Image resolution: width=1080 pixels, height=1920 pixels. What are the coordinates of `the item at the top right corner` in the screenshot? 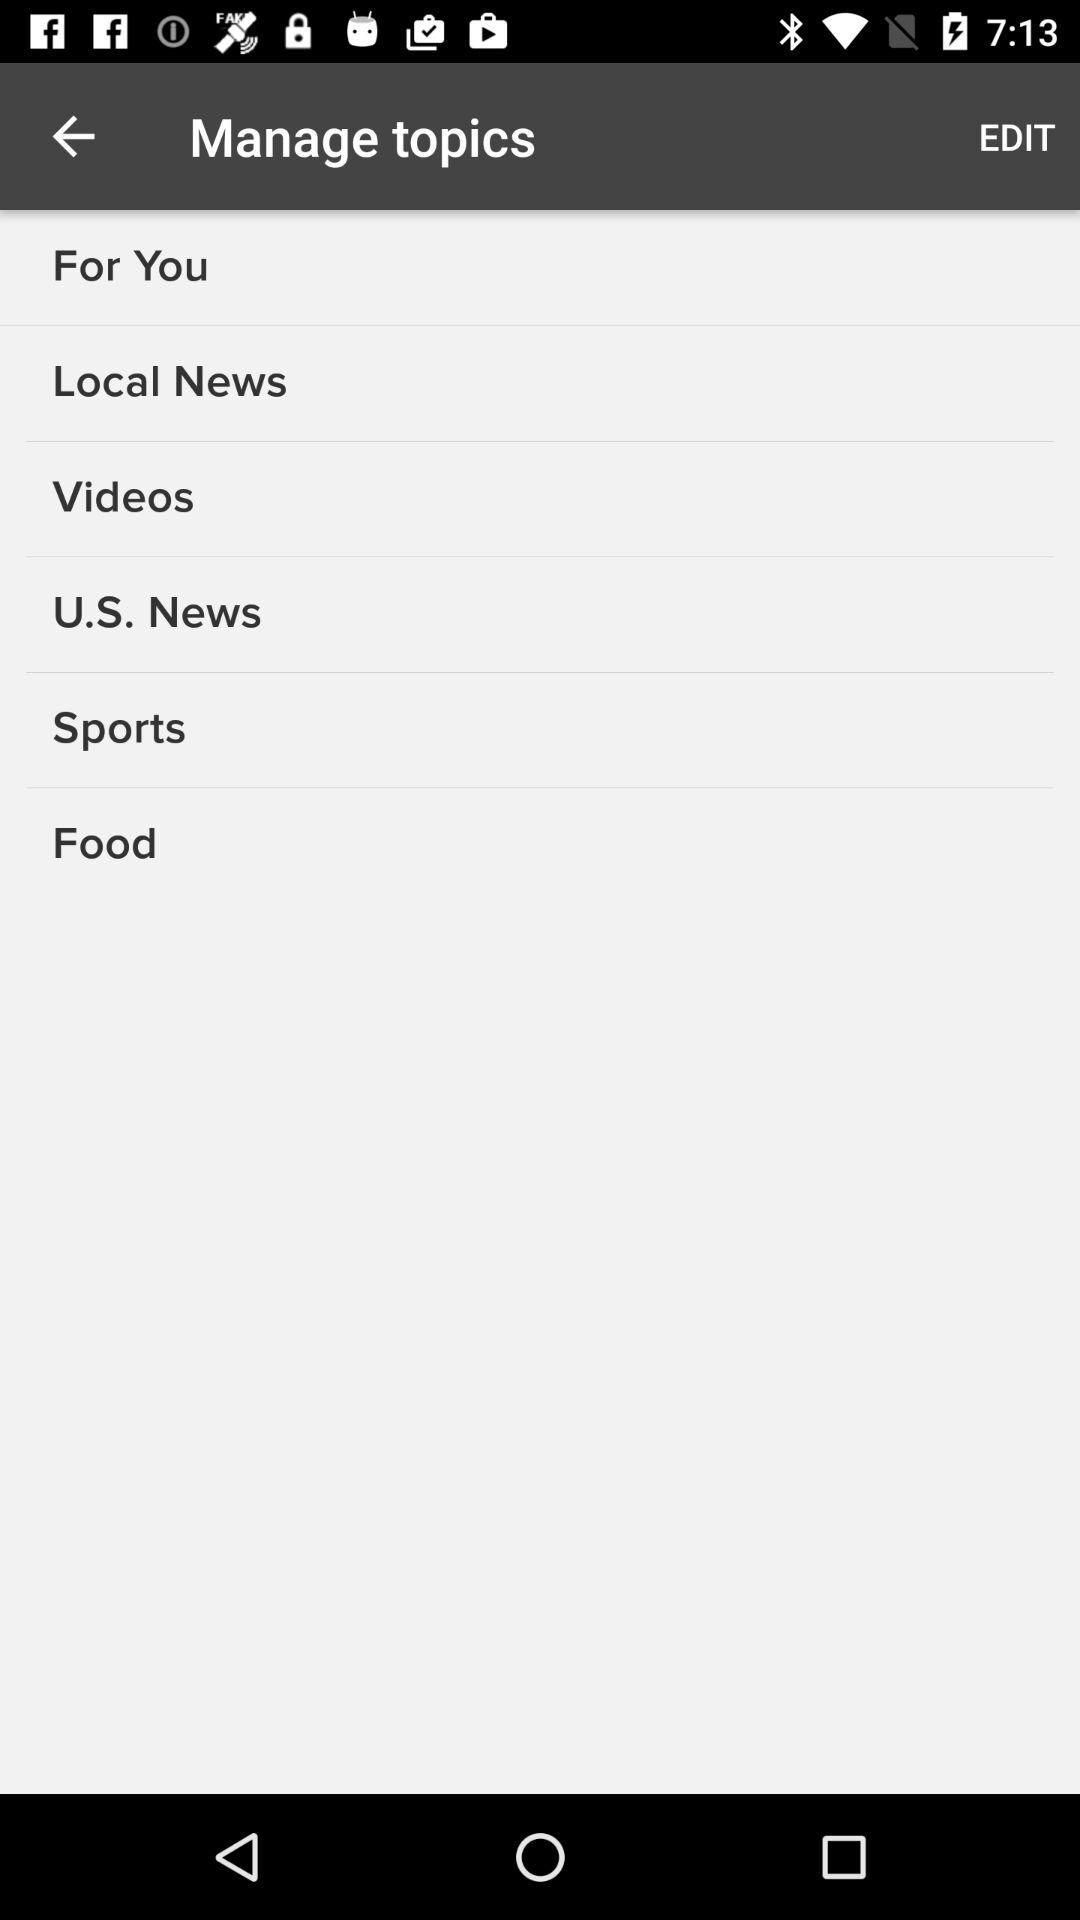 It's located at (1017, 135).